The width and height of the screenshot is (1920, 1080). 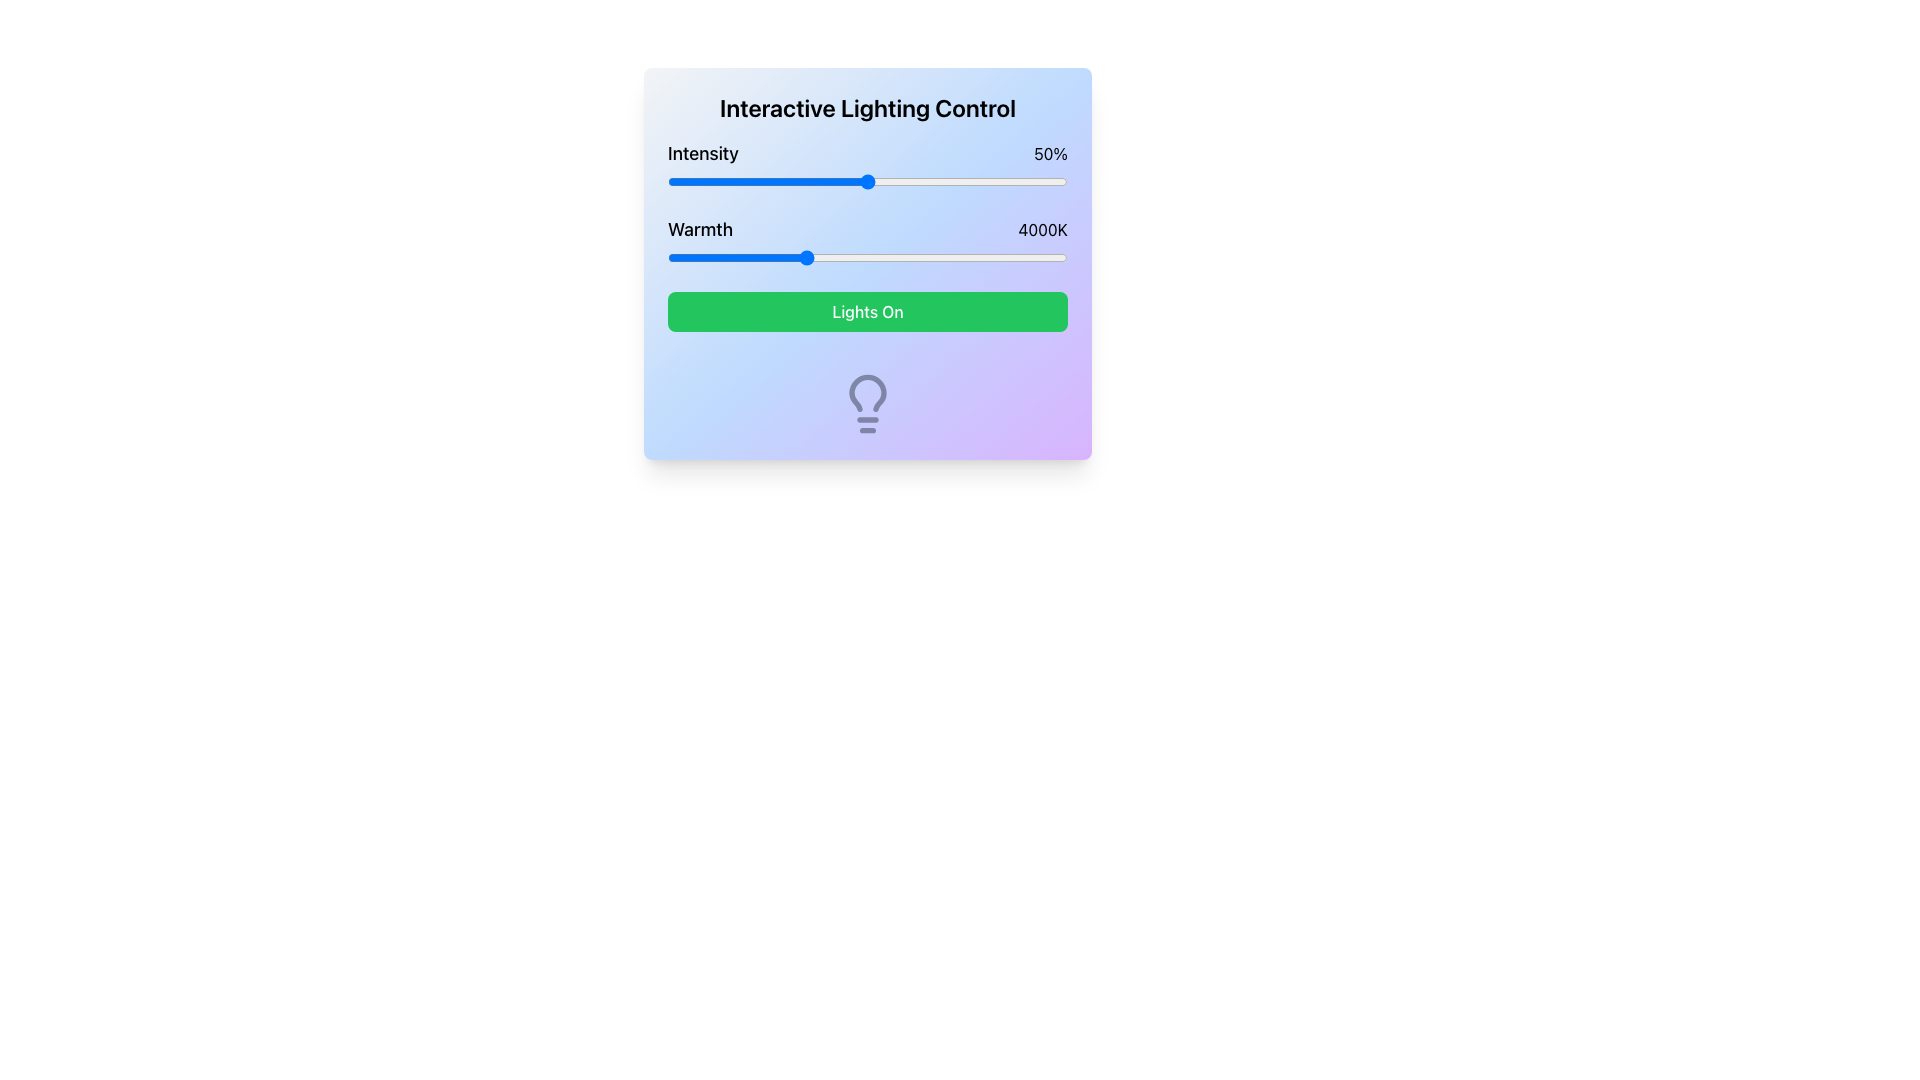 I want to click on the text label 'Warmth' which is part of the control panel for adjusting lighting warmth settings, so click(x=700, y=229).